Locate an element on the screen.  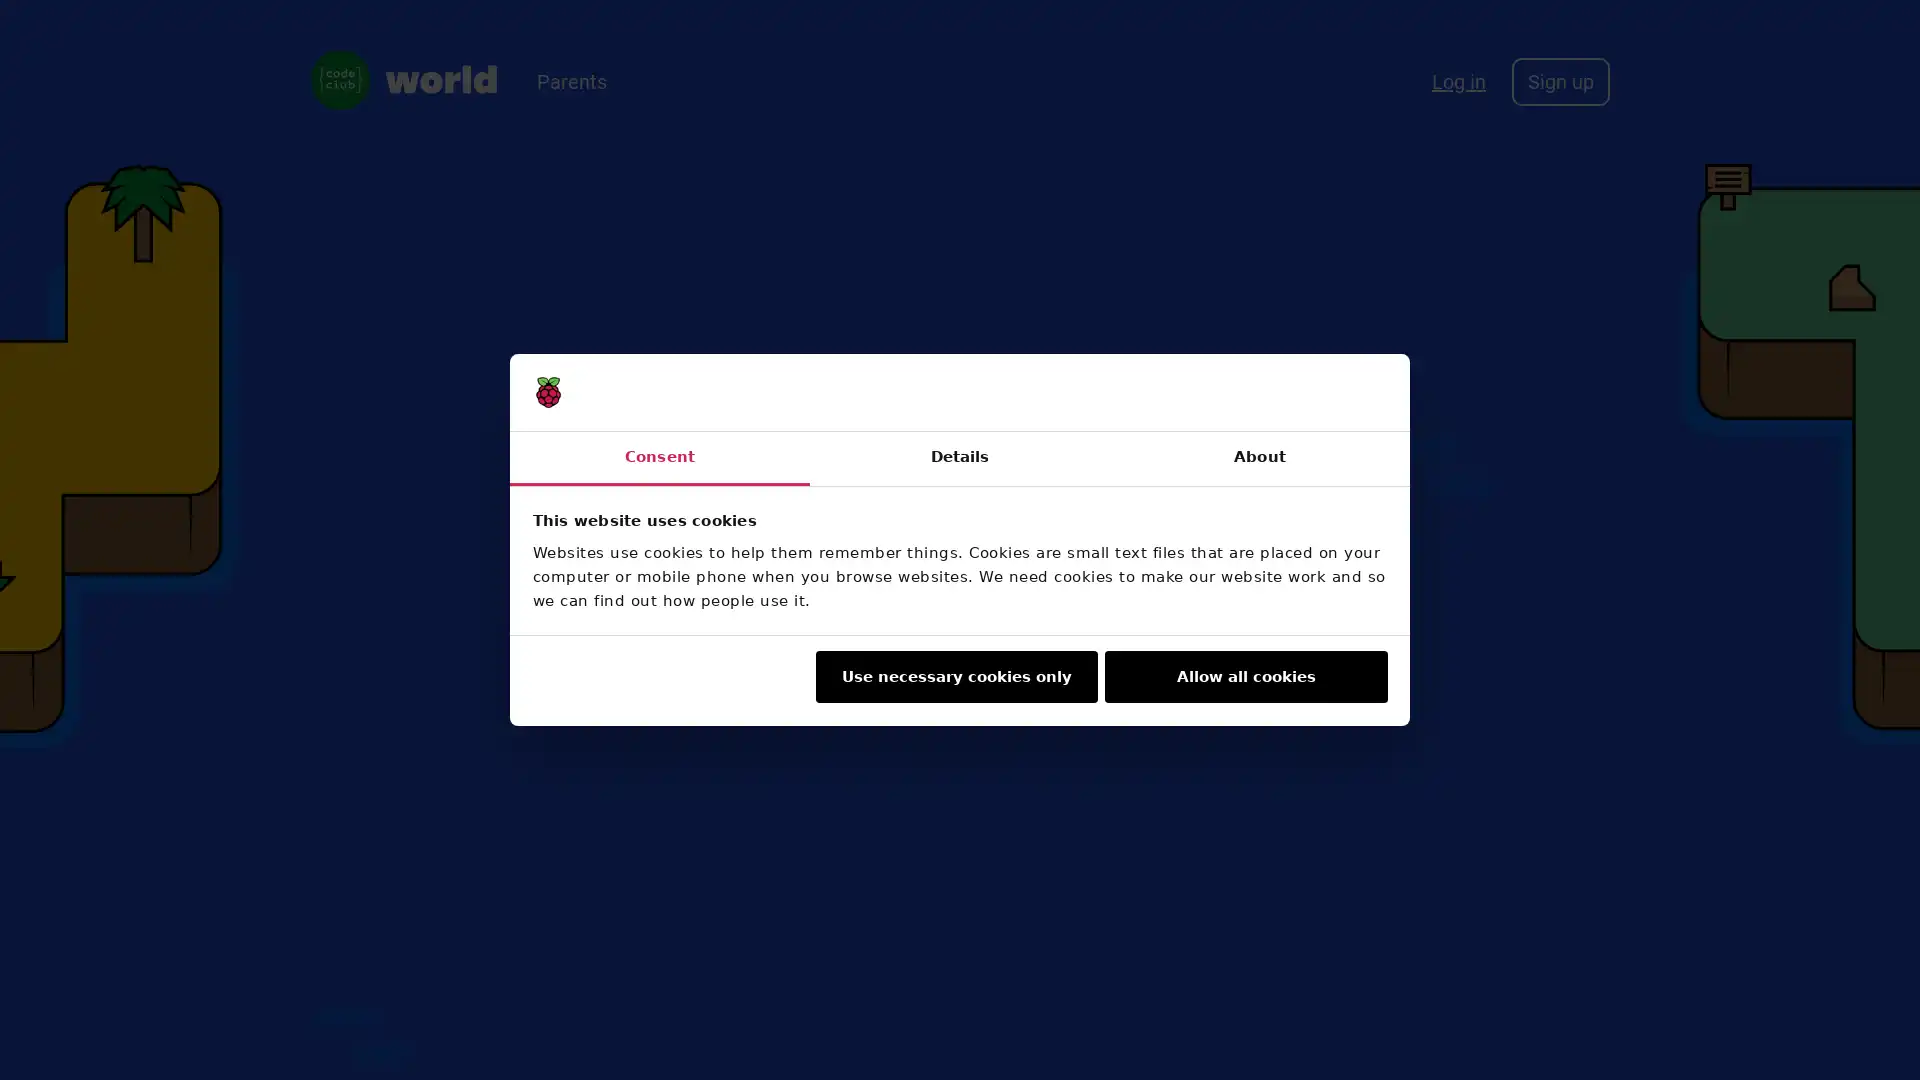
Allow all cookies is located at coordinates (1245, 676).